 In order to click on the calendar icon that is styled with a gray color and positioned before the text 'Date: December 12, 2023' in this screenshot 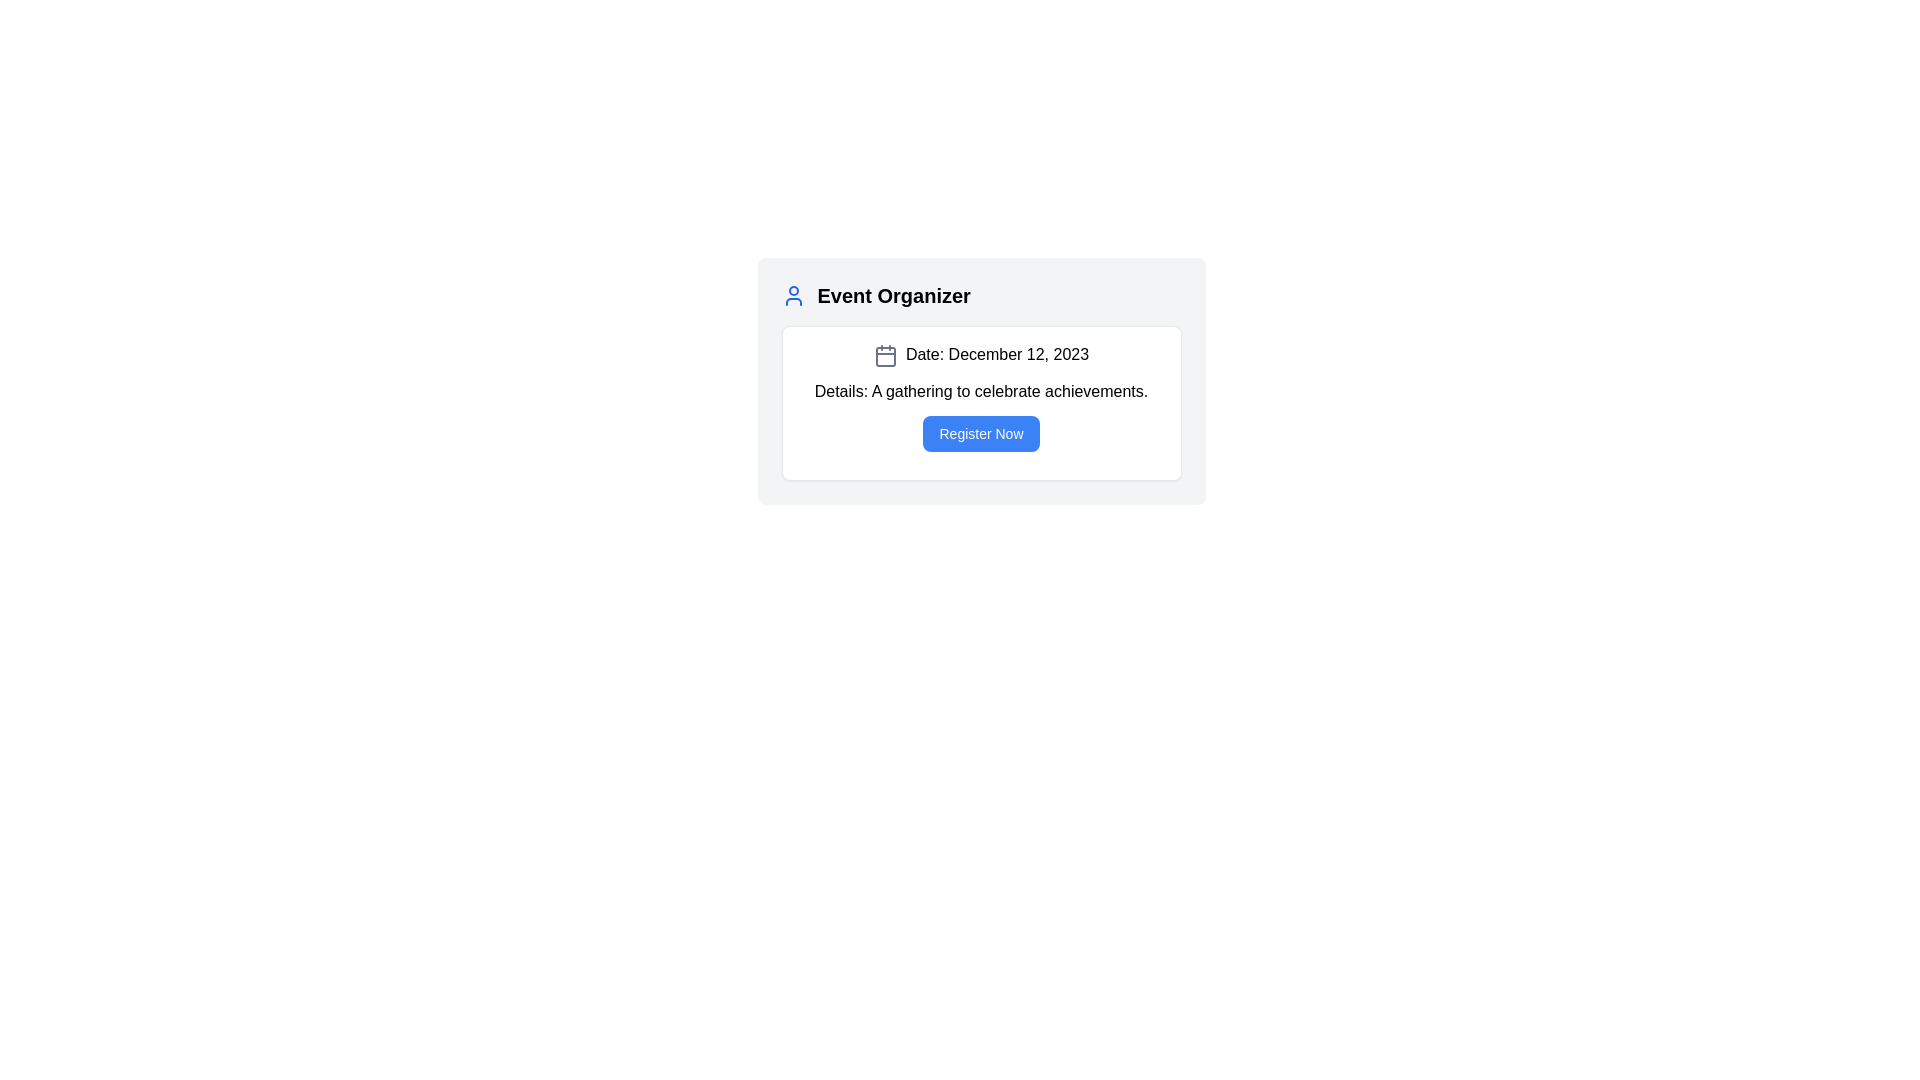, I will do `click(884, 354)`.